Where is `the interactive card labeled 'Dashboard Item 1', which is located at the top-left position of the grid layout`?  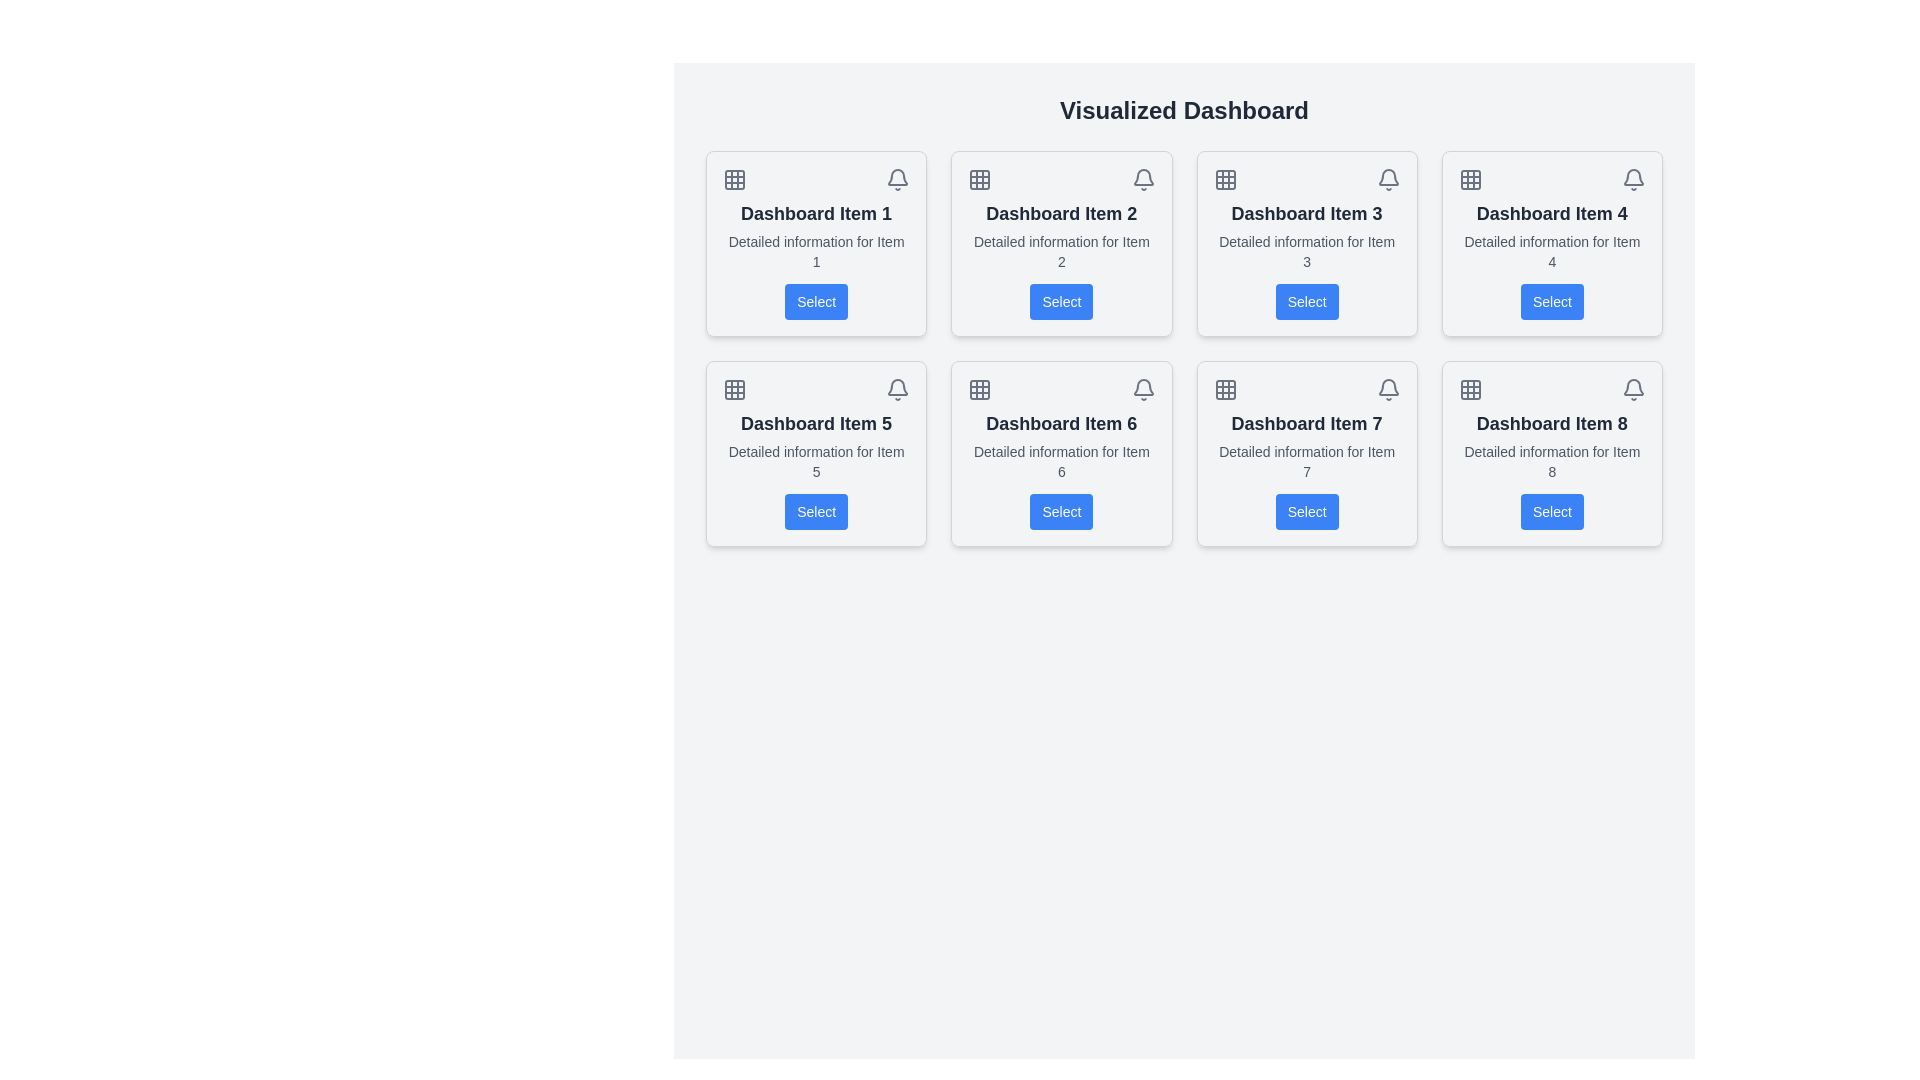
the interactive card labeled 'Dashboard Item 1', which is located at the top-left position of the grid layout is located at coordinates (816, 242).